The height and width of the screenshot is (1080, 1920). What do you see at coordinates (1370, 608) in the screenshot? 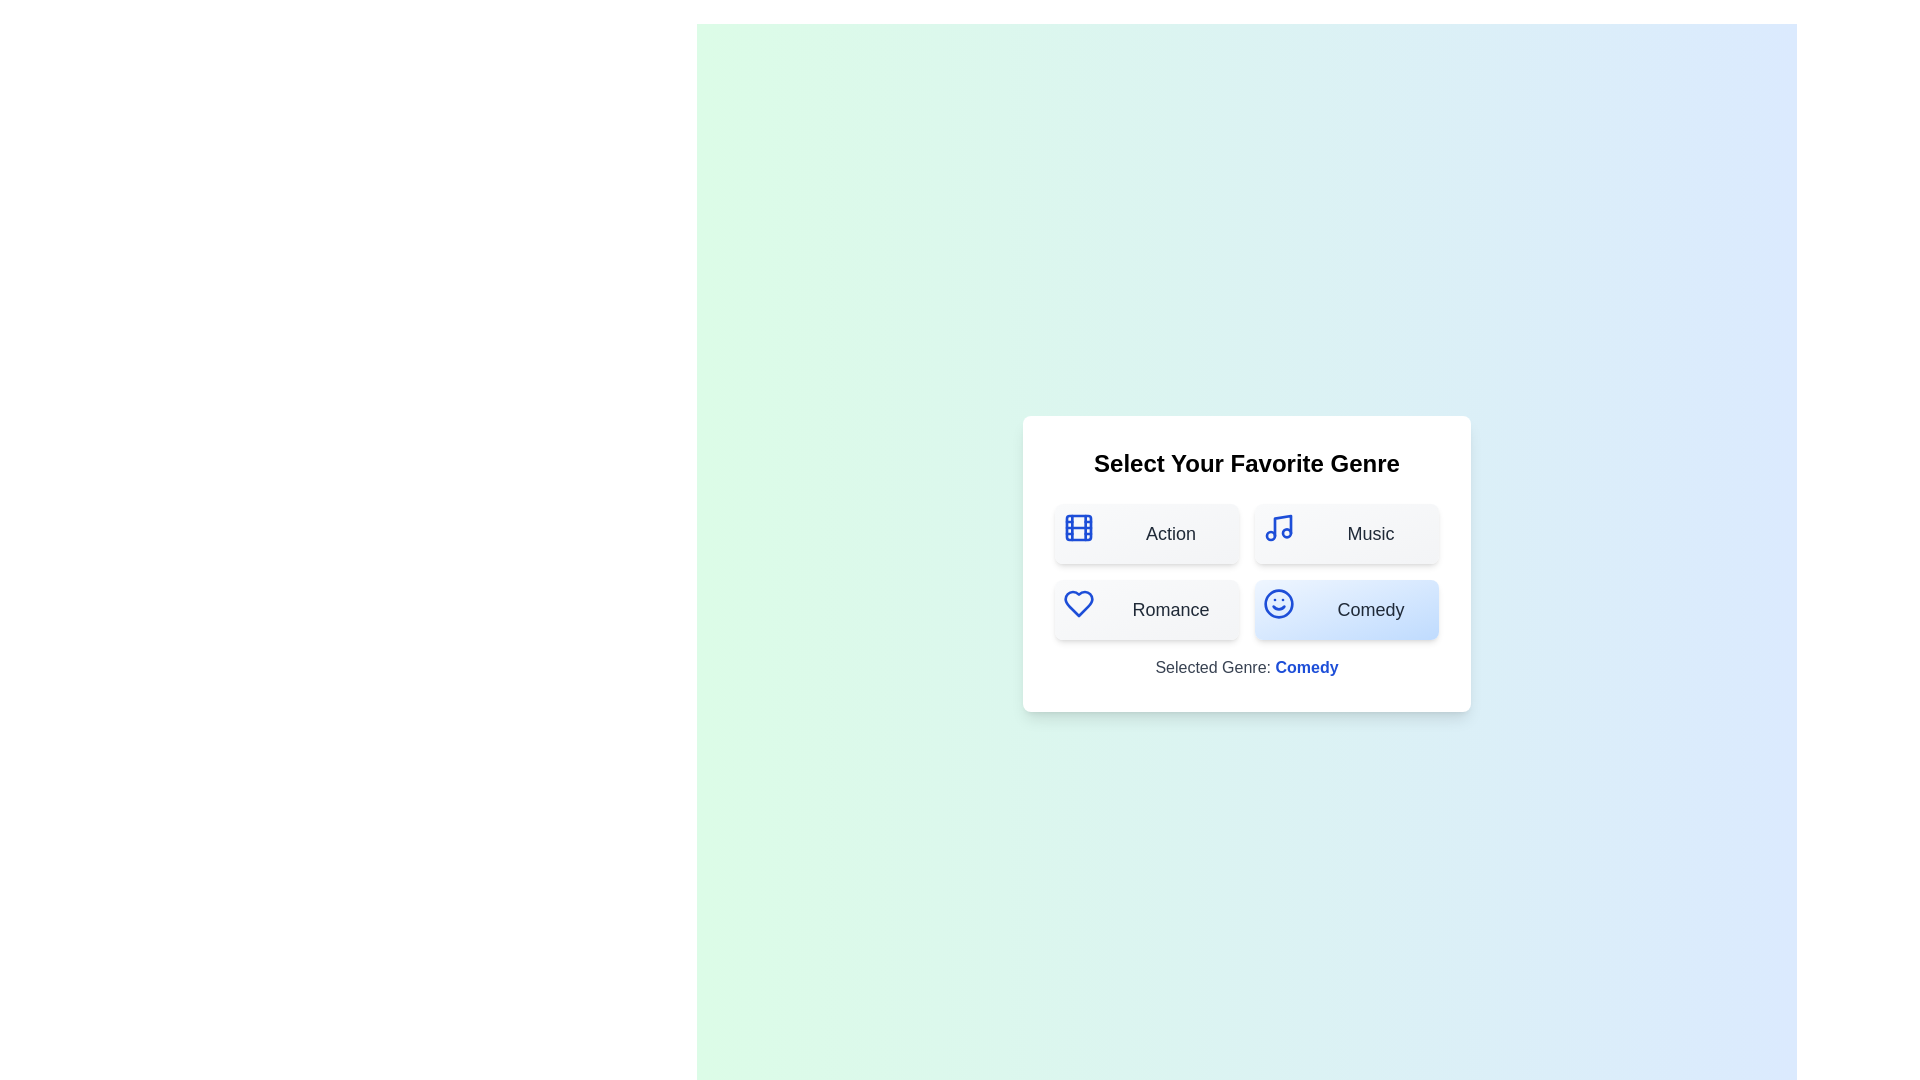
I see `the text label displaying 'Comedy' which is styled as part of a button component located in the bottom-right of the grid of options` at bounding box center [1370, 608].